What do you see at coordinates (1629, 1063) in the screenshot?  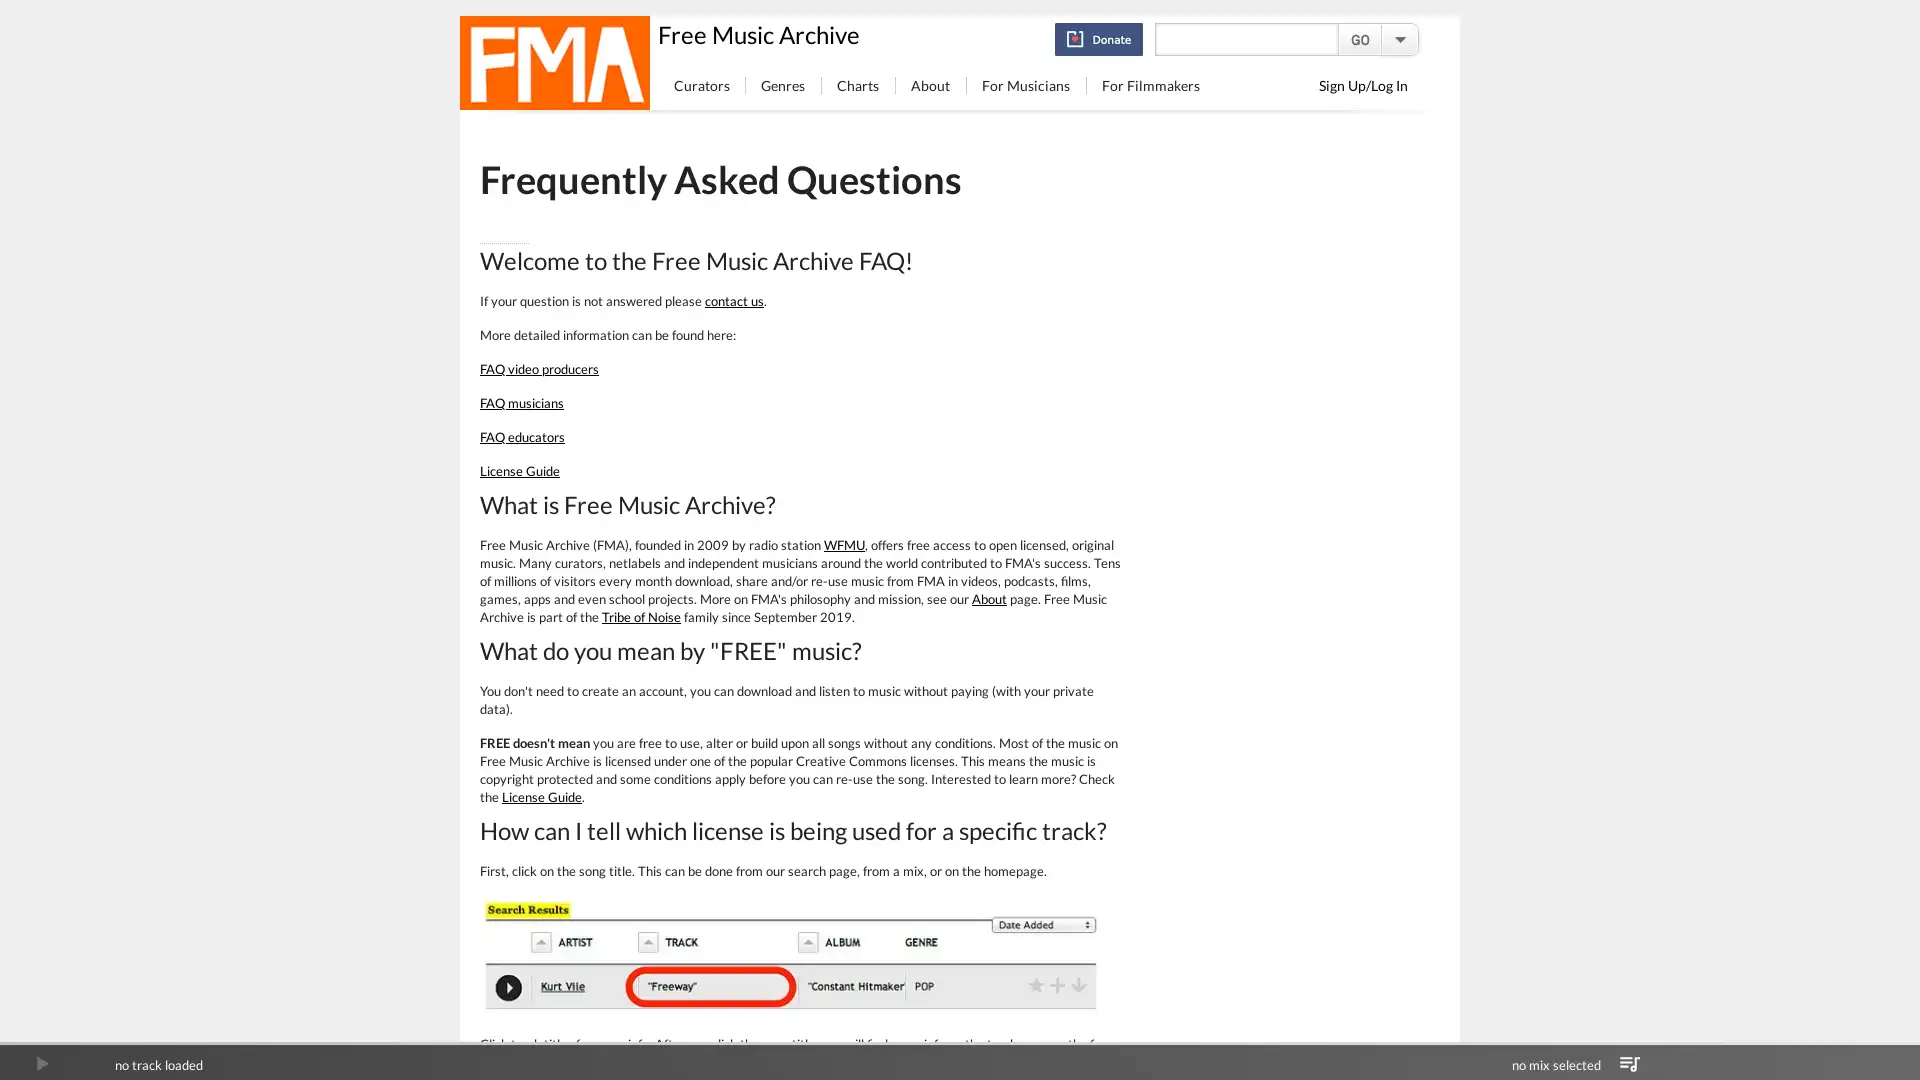 I see `select mix` at bounding box center [1629, 1063].